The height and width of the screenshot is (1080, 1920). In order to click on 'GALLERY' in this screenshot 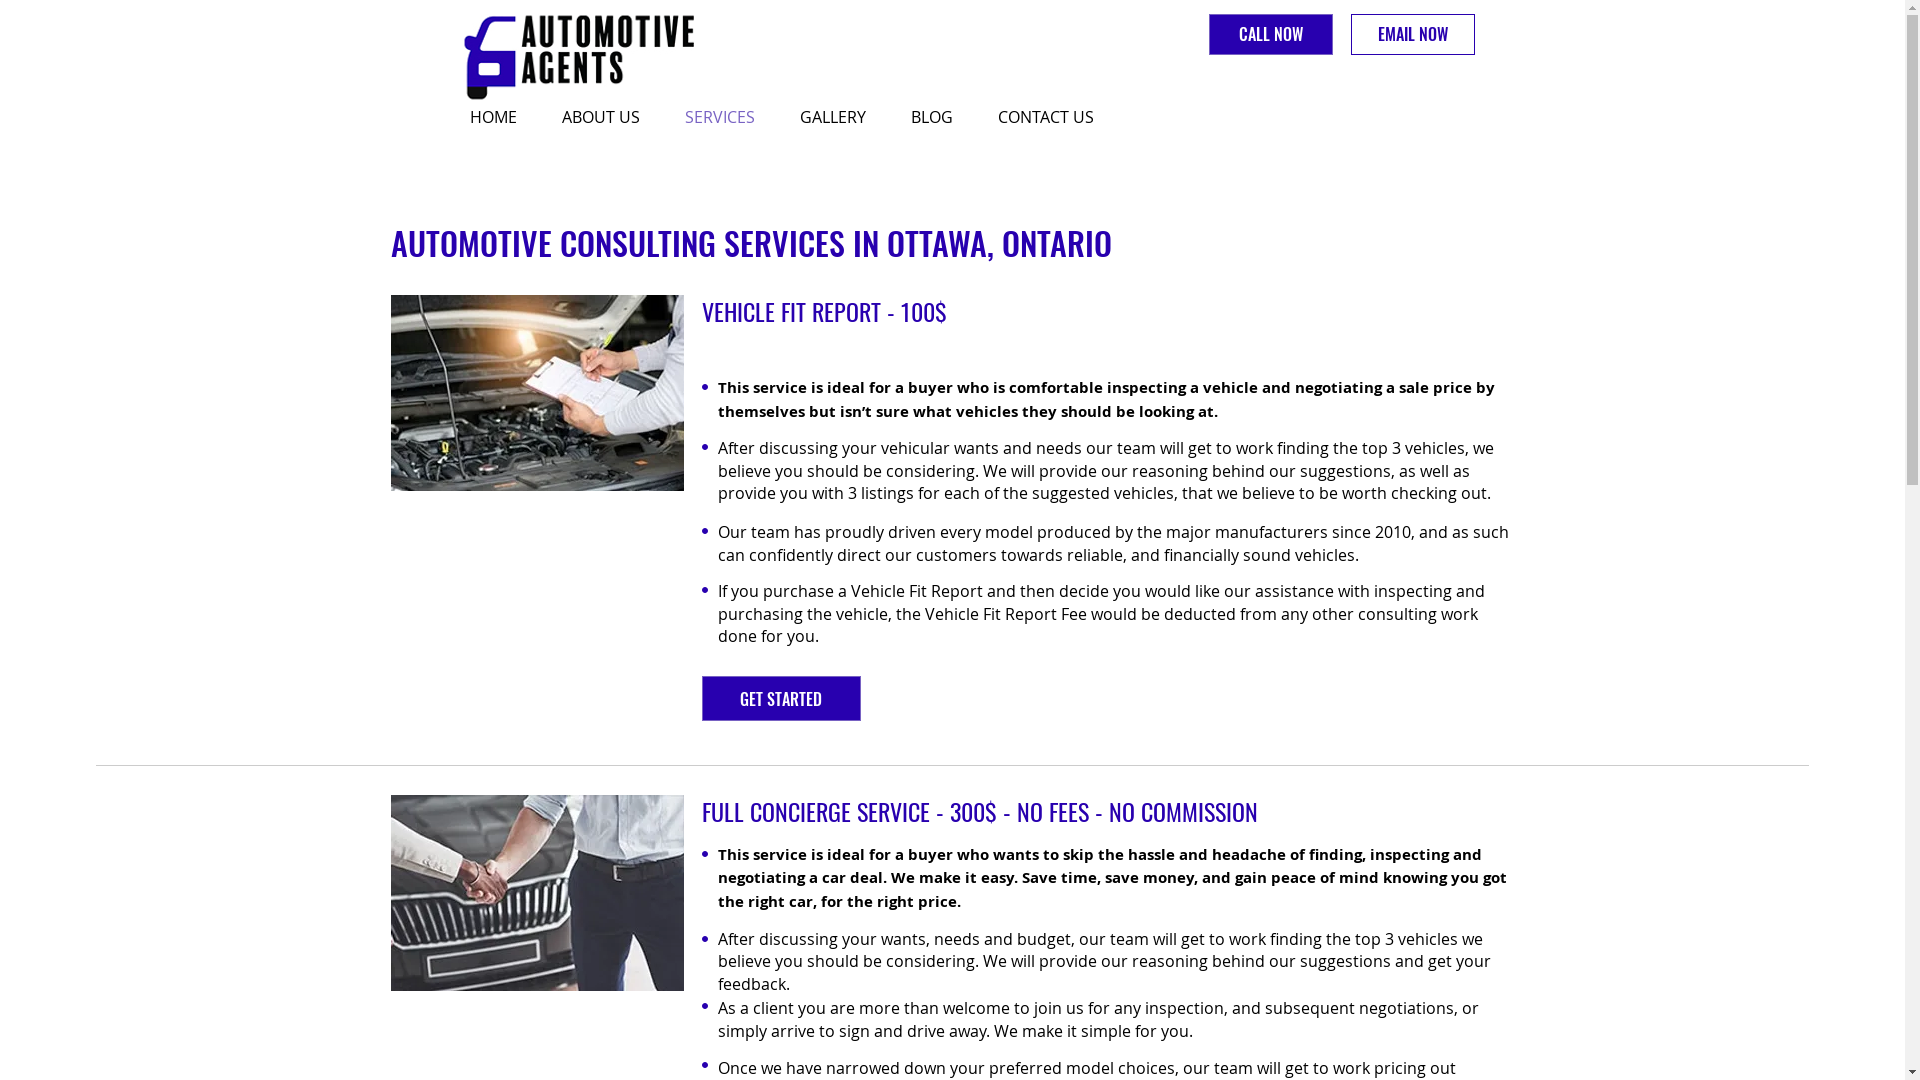, I will do `click(839, 116)`.